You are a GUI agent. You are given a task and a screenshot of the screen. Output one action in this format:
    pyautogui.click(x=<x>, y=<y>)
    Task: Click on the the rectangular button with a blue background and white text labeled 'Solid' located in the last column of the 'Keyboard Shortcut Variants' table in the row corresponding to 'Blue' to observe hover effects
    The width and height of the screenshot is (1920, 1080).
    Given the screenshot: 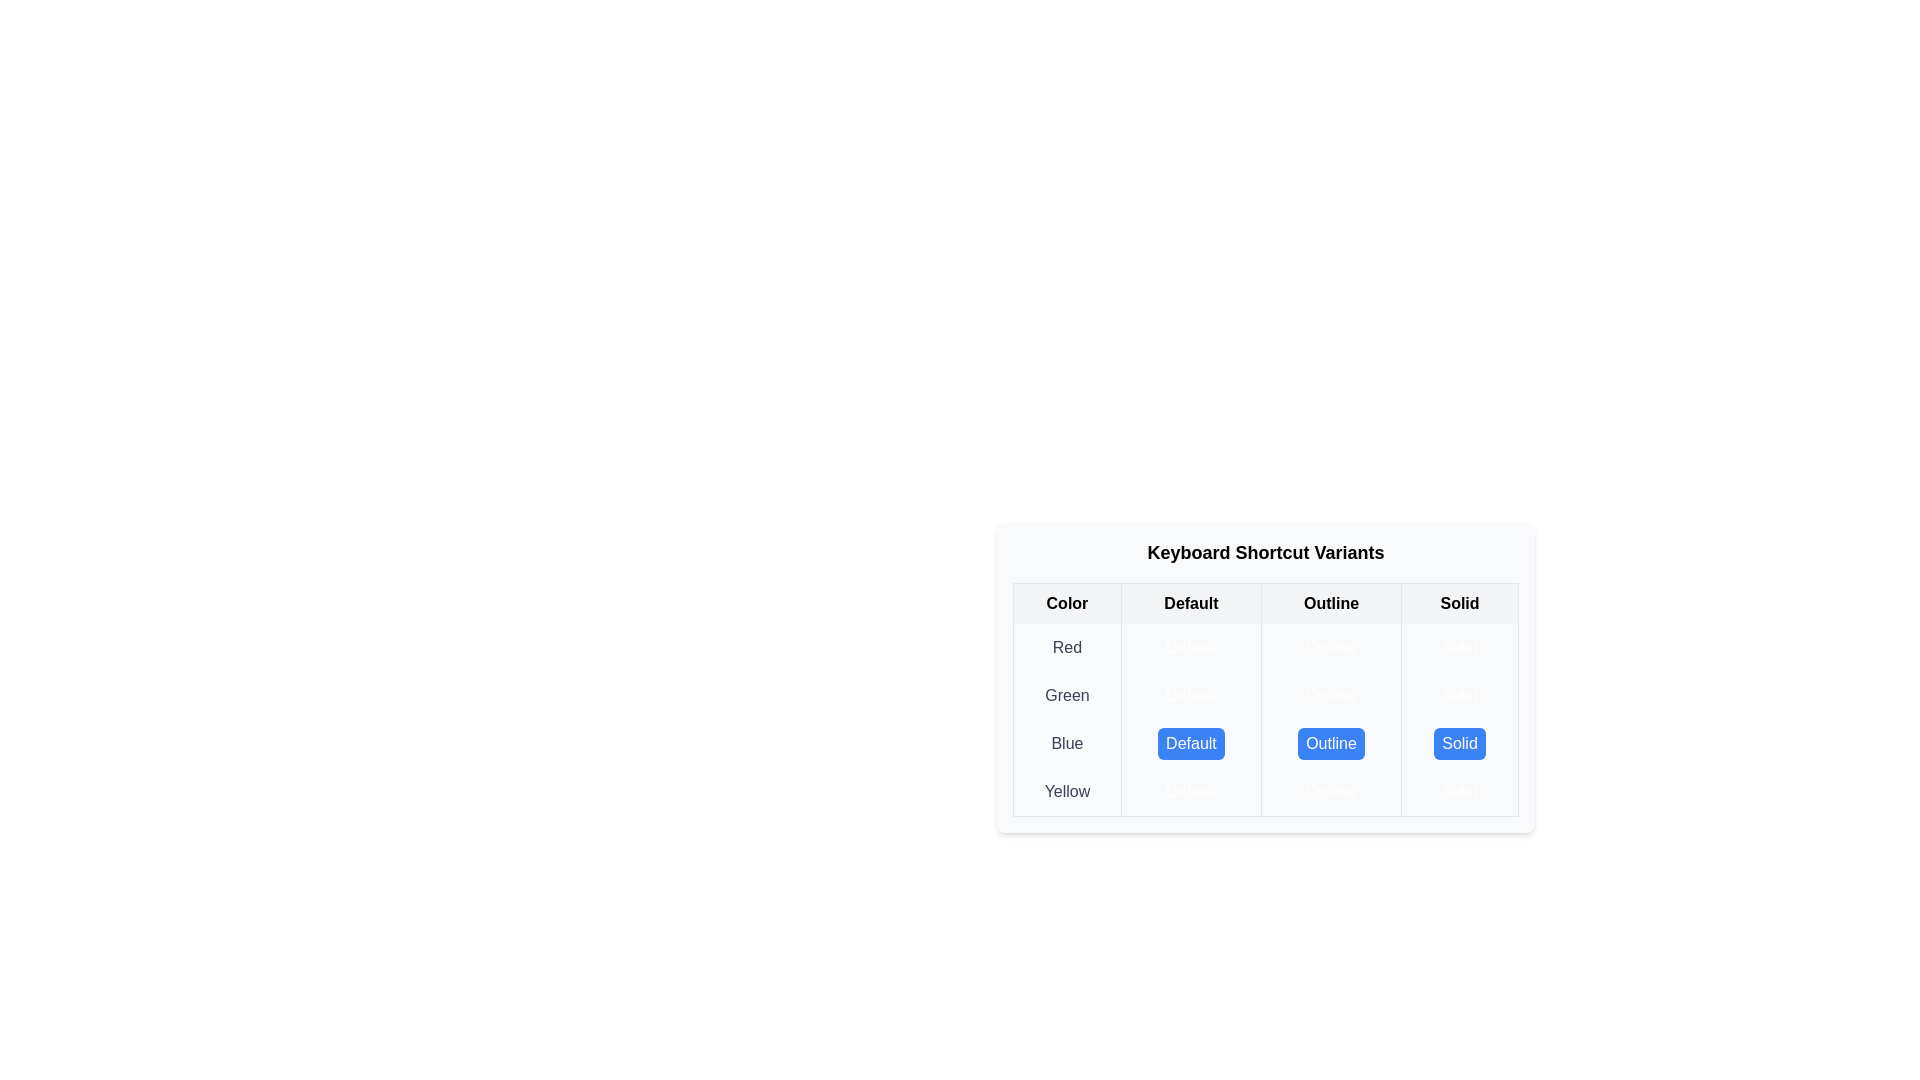 What is the action you would take?
    pyautogui.click(x=1459, y=744)
    